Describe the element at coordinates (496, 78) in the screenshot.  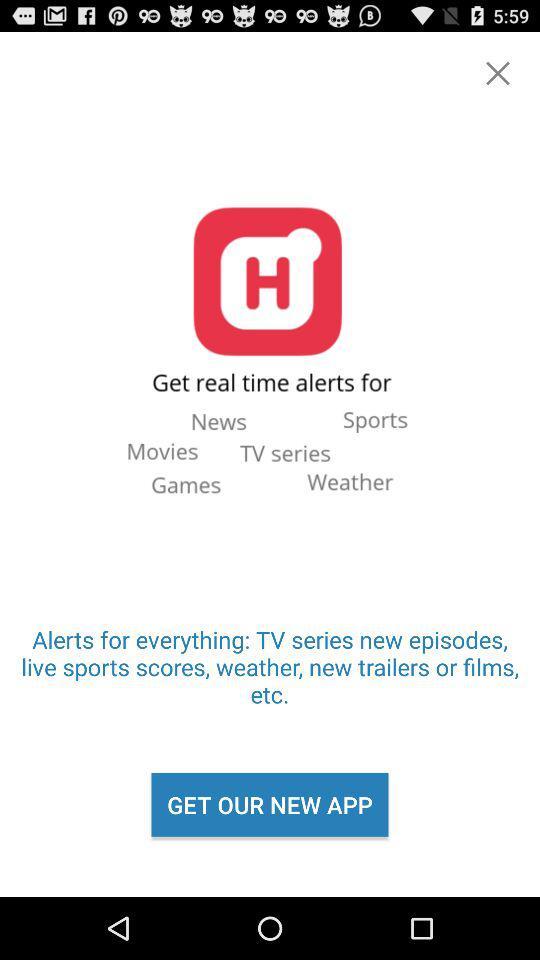
I see `the close icon` at that location.